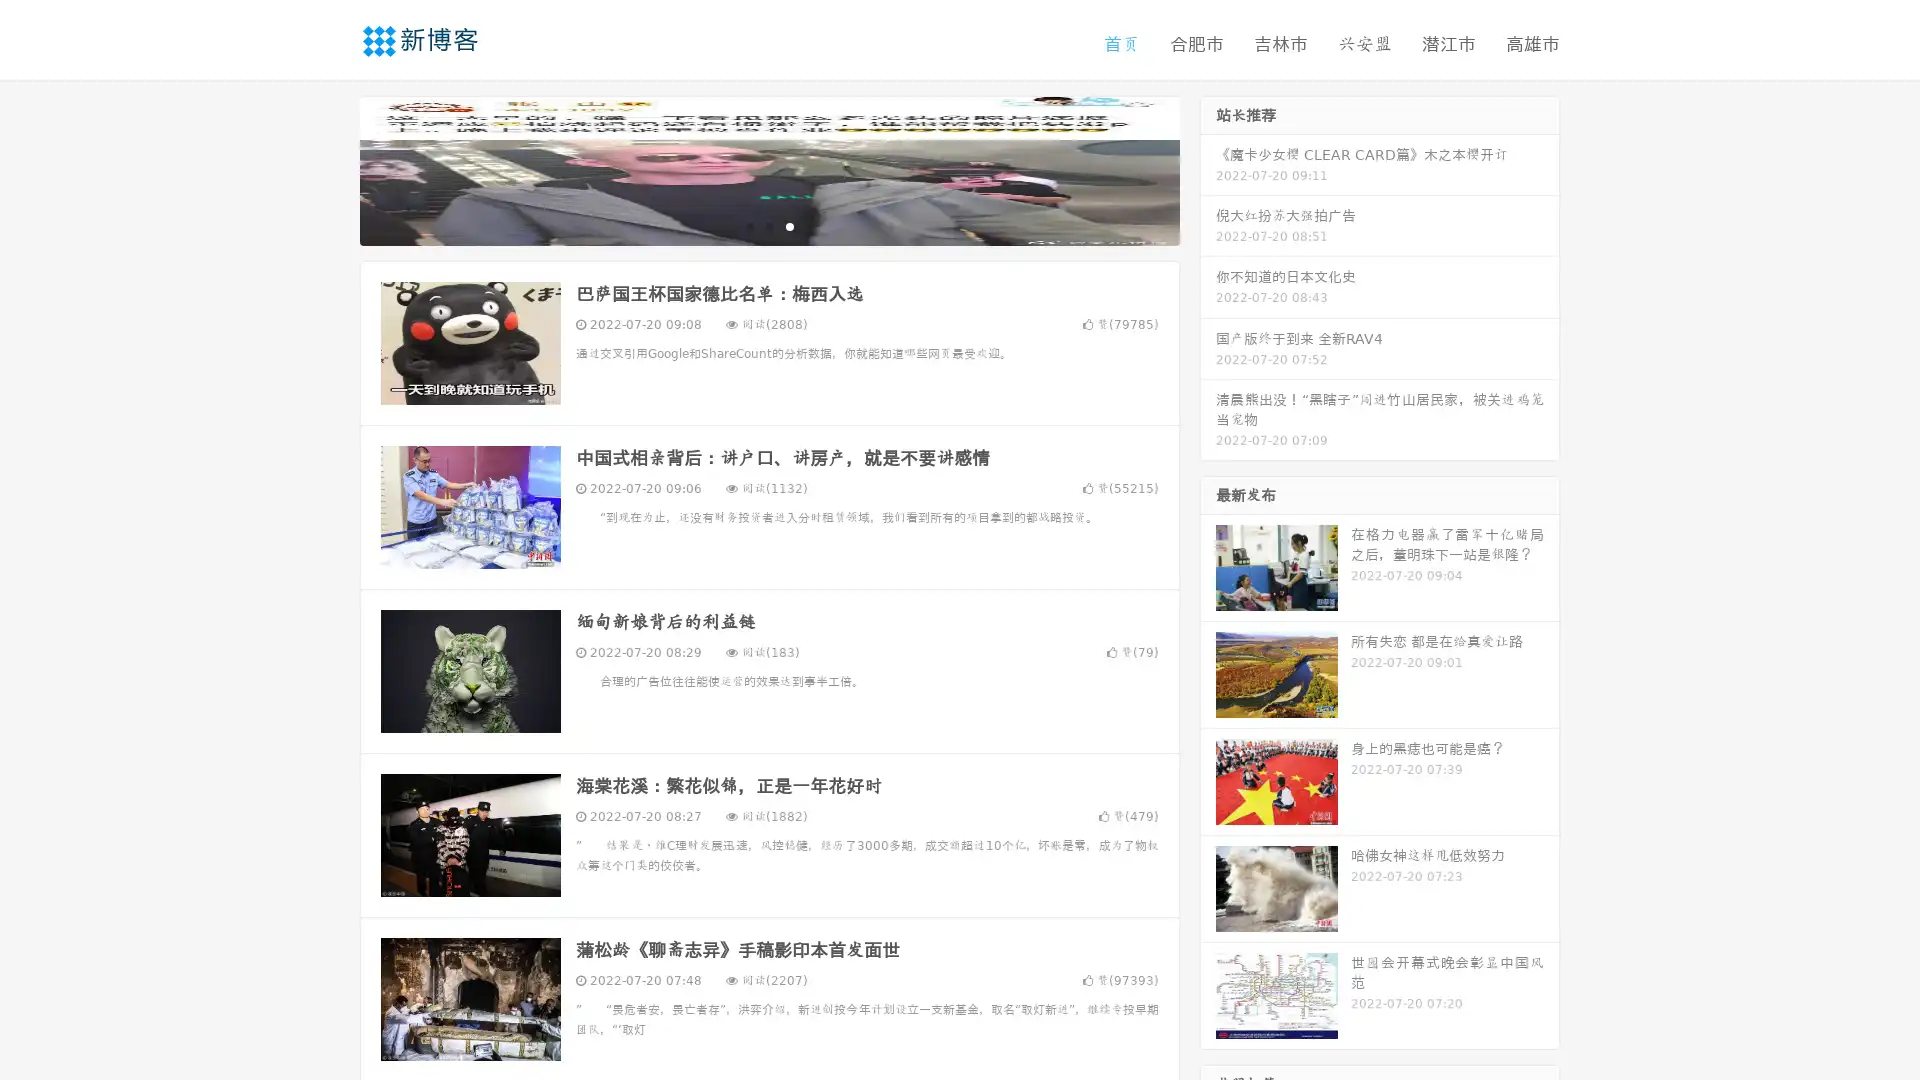 This screenshot has width=1920, height=1080. I want to click on Next slide, so click(1208, 168).